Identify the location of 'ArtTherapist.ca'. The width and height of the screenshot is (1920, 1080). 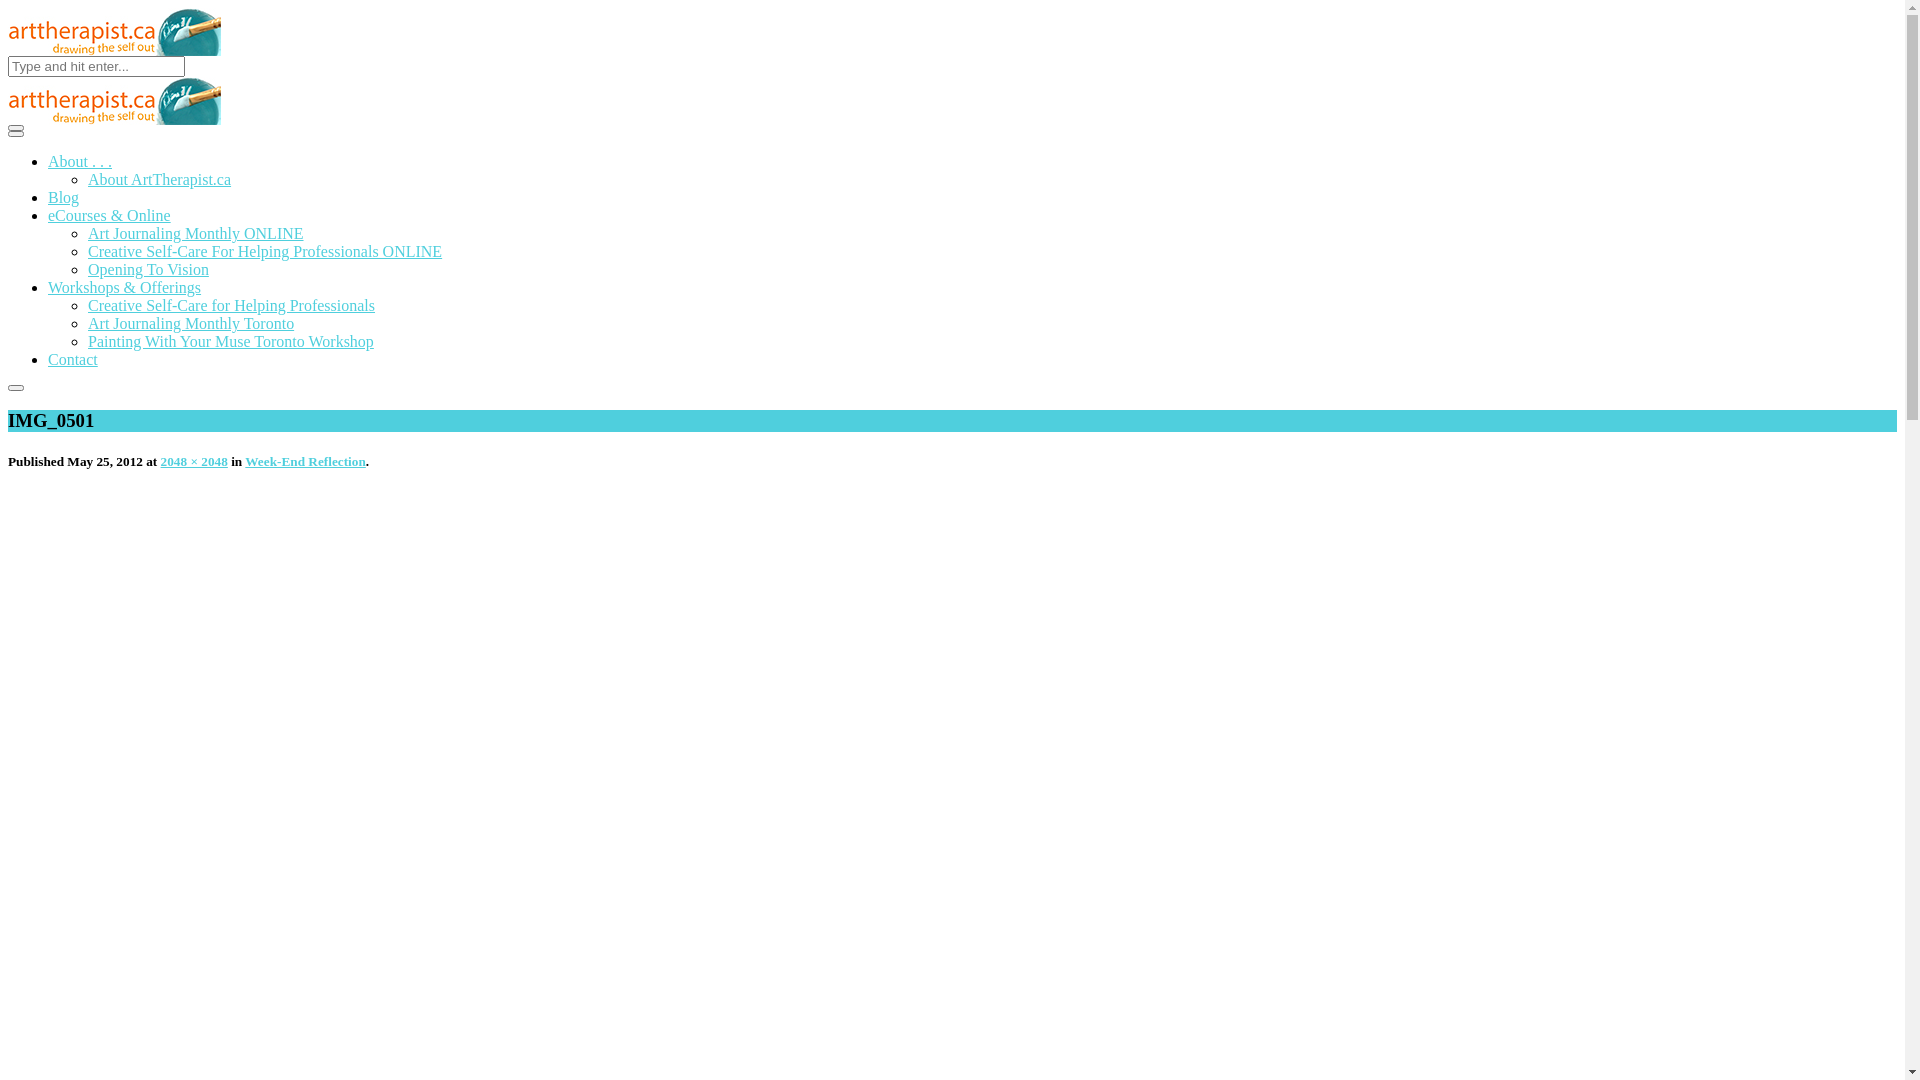
(113, 100).